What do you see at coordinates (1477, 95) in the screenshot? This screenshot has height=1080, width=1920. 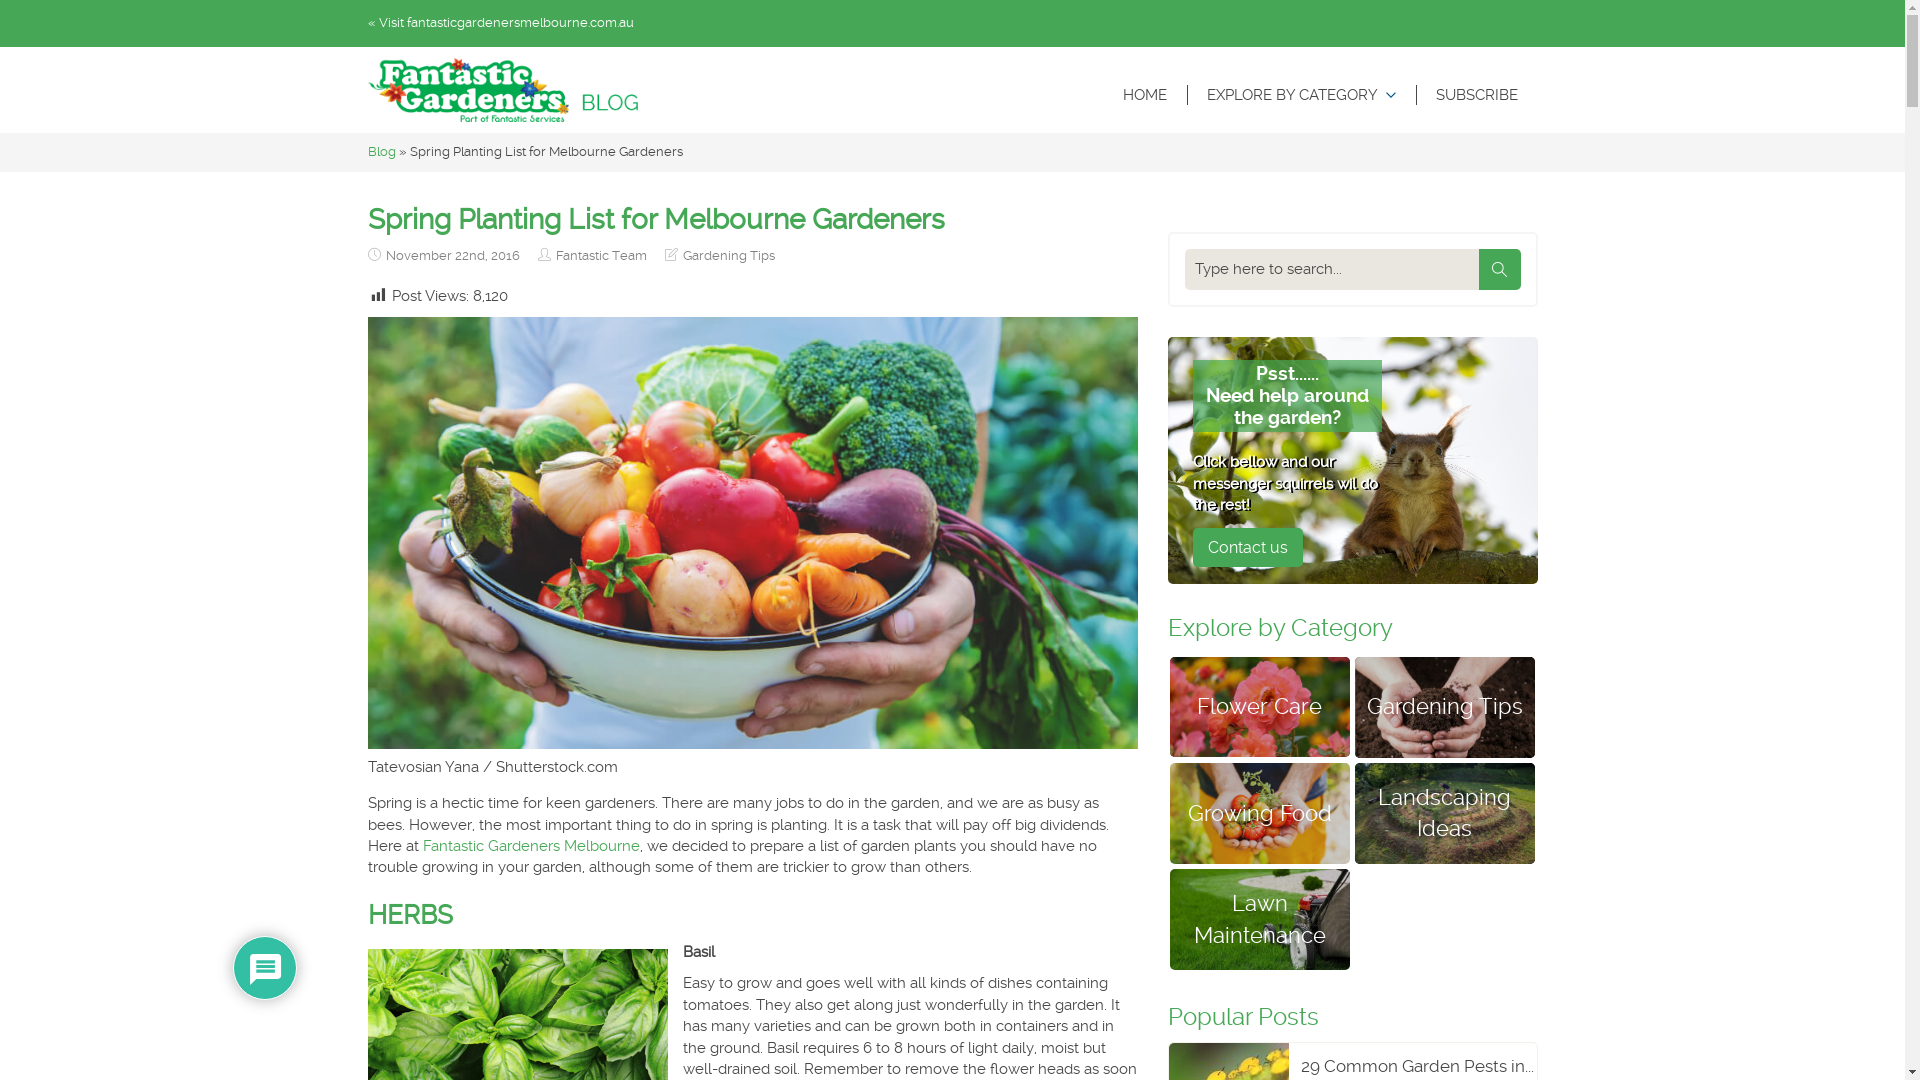 I see `'SUBSCRIBE'` at bounding box center [1477, 95].